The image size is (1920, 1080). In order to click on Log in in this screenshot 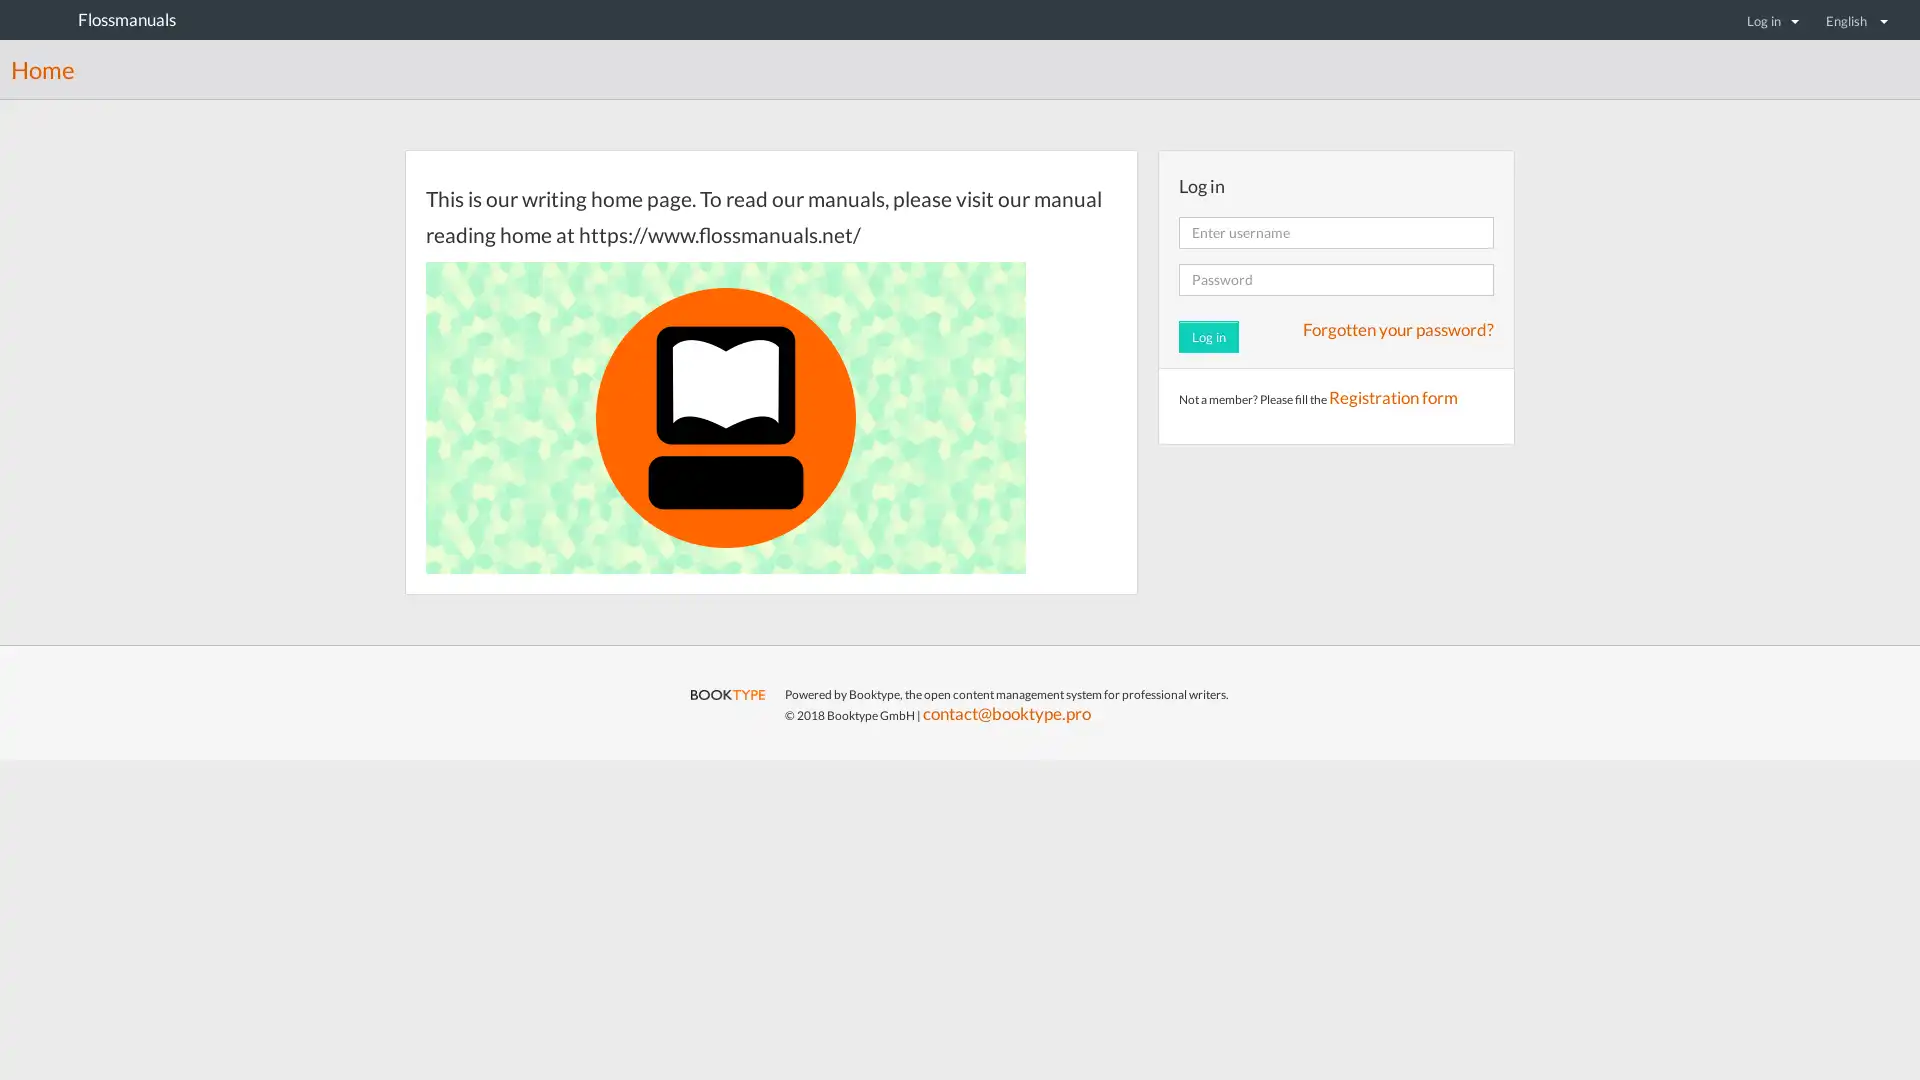, I will do `click(1772, 20)`.